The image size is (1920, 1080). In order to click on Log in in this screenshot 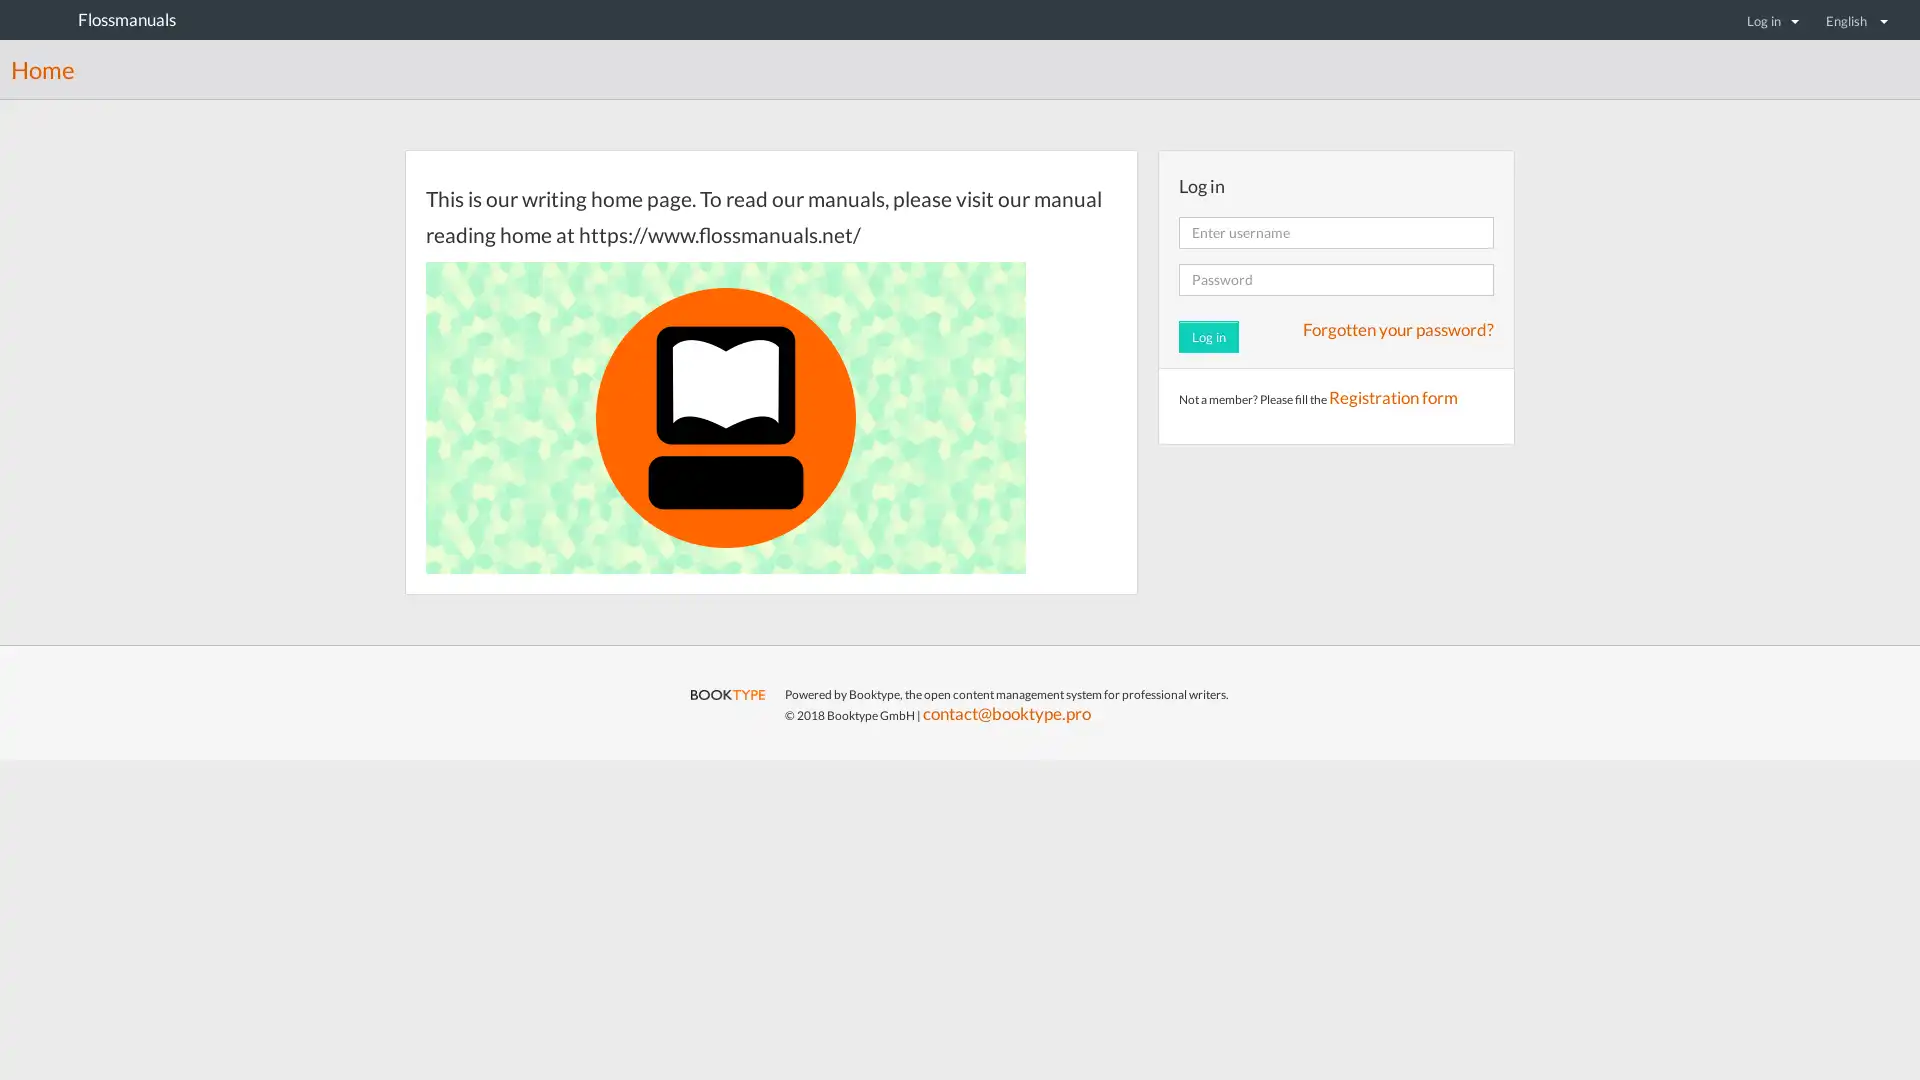, I will do `click(1772, 20)`.